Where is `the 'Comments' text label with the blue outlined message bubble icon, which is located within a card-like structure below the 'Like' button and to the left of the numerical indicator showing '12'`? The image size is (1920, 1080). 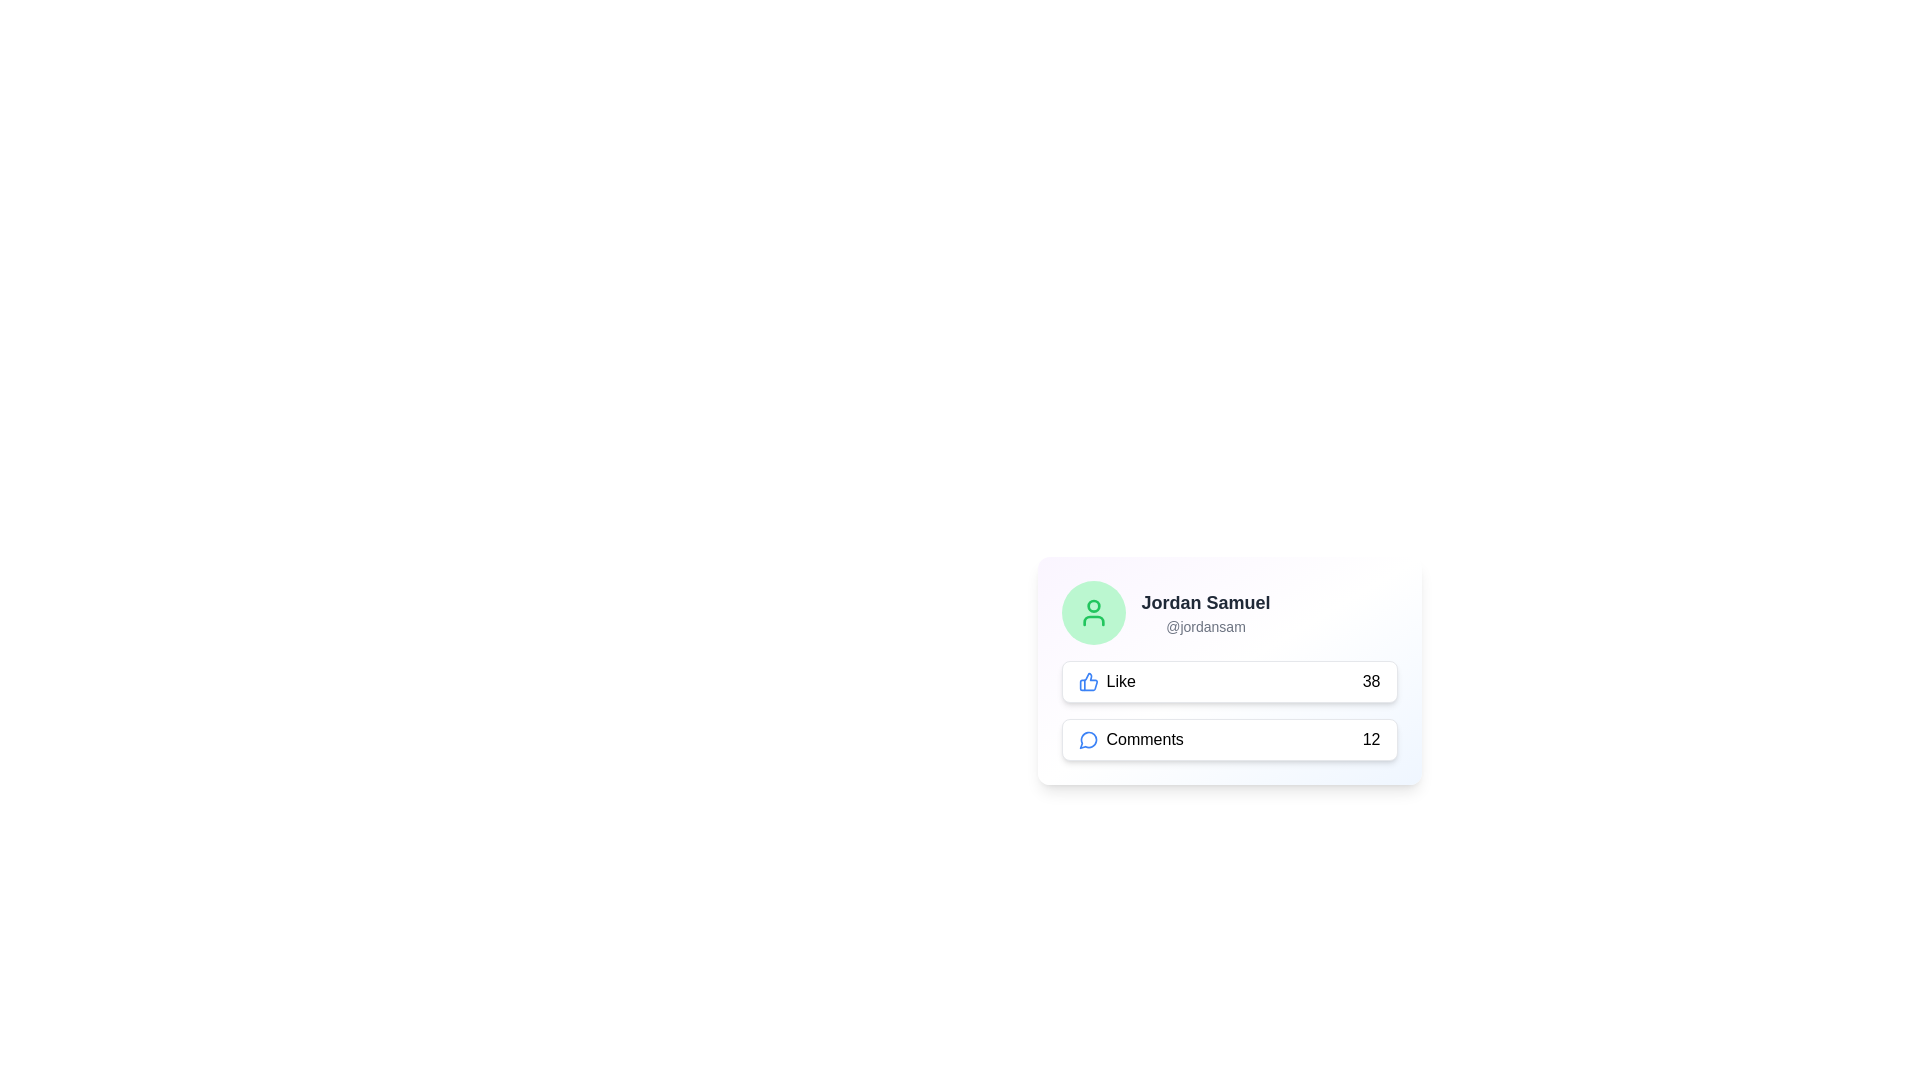
the 'Comments' text label with the blue outlined message bubble icon, which is located within a card-like structure below the 'Like' button and to the left of the numerical indicator showing '12' is located at coordinates (1131, 740).